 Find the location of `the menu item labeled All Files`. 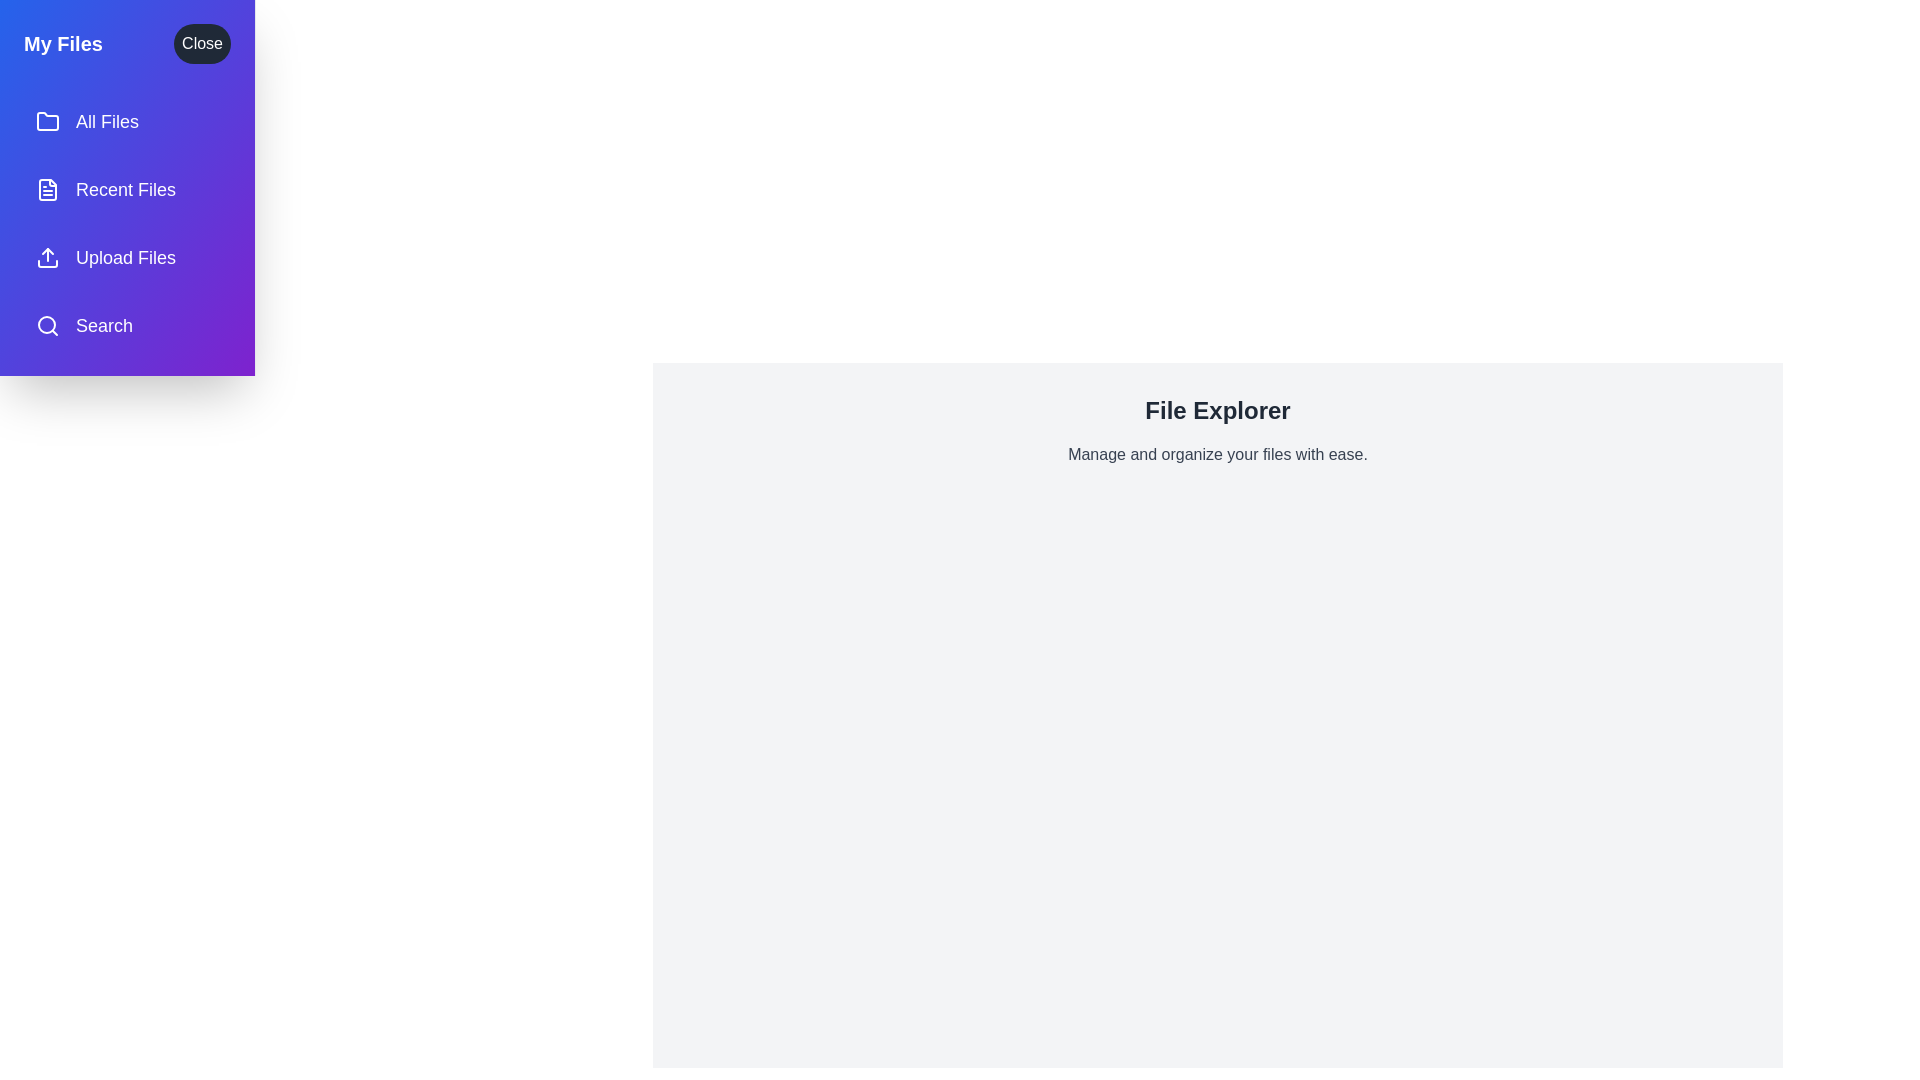

the menu item labeled All Files is located at coordinates (126, 122).